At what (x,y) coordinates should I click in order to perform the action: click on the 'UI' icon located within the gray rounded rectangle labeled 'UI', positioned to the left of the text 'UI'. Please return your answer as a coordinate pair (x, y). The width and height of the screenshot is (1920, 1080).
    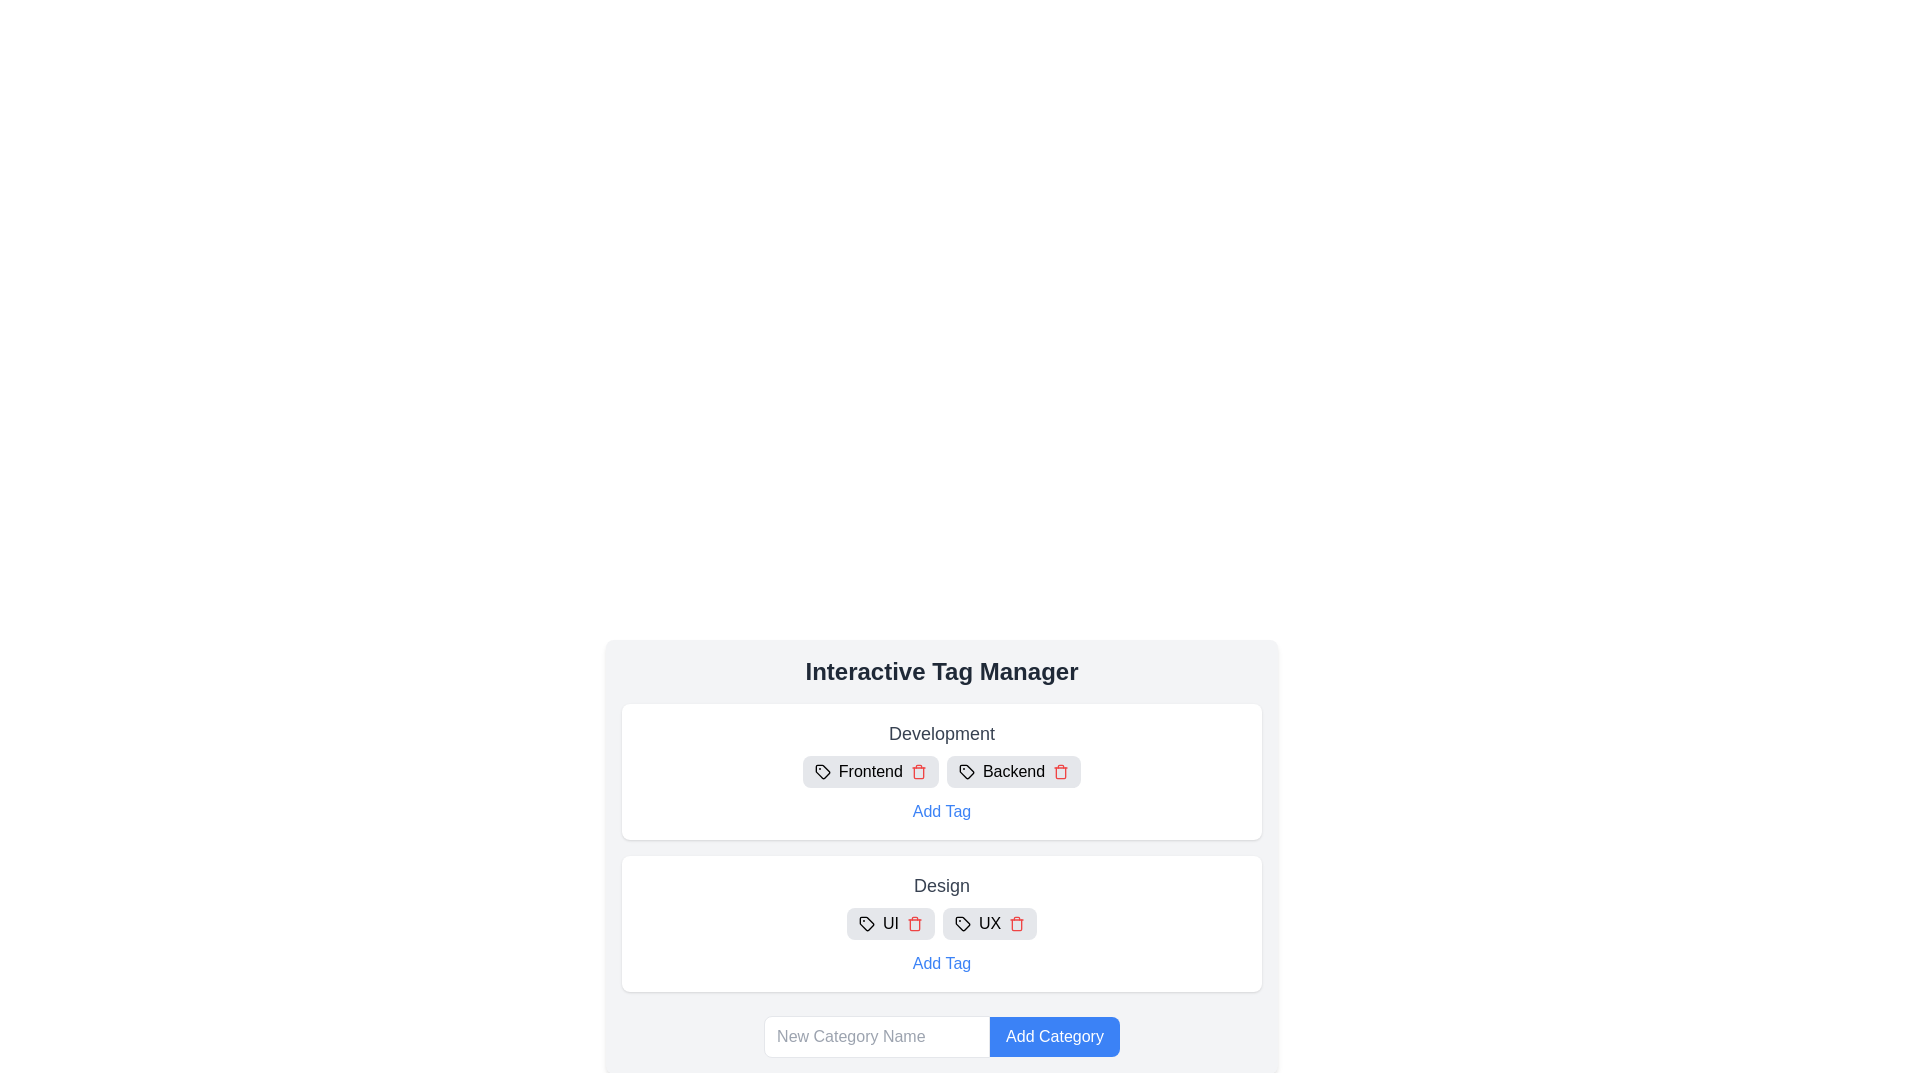
    Looking at the image, I should click on (866, 924).